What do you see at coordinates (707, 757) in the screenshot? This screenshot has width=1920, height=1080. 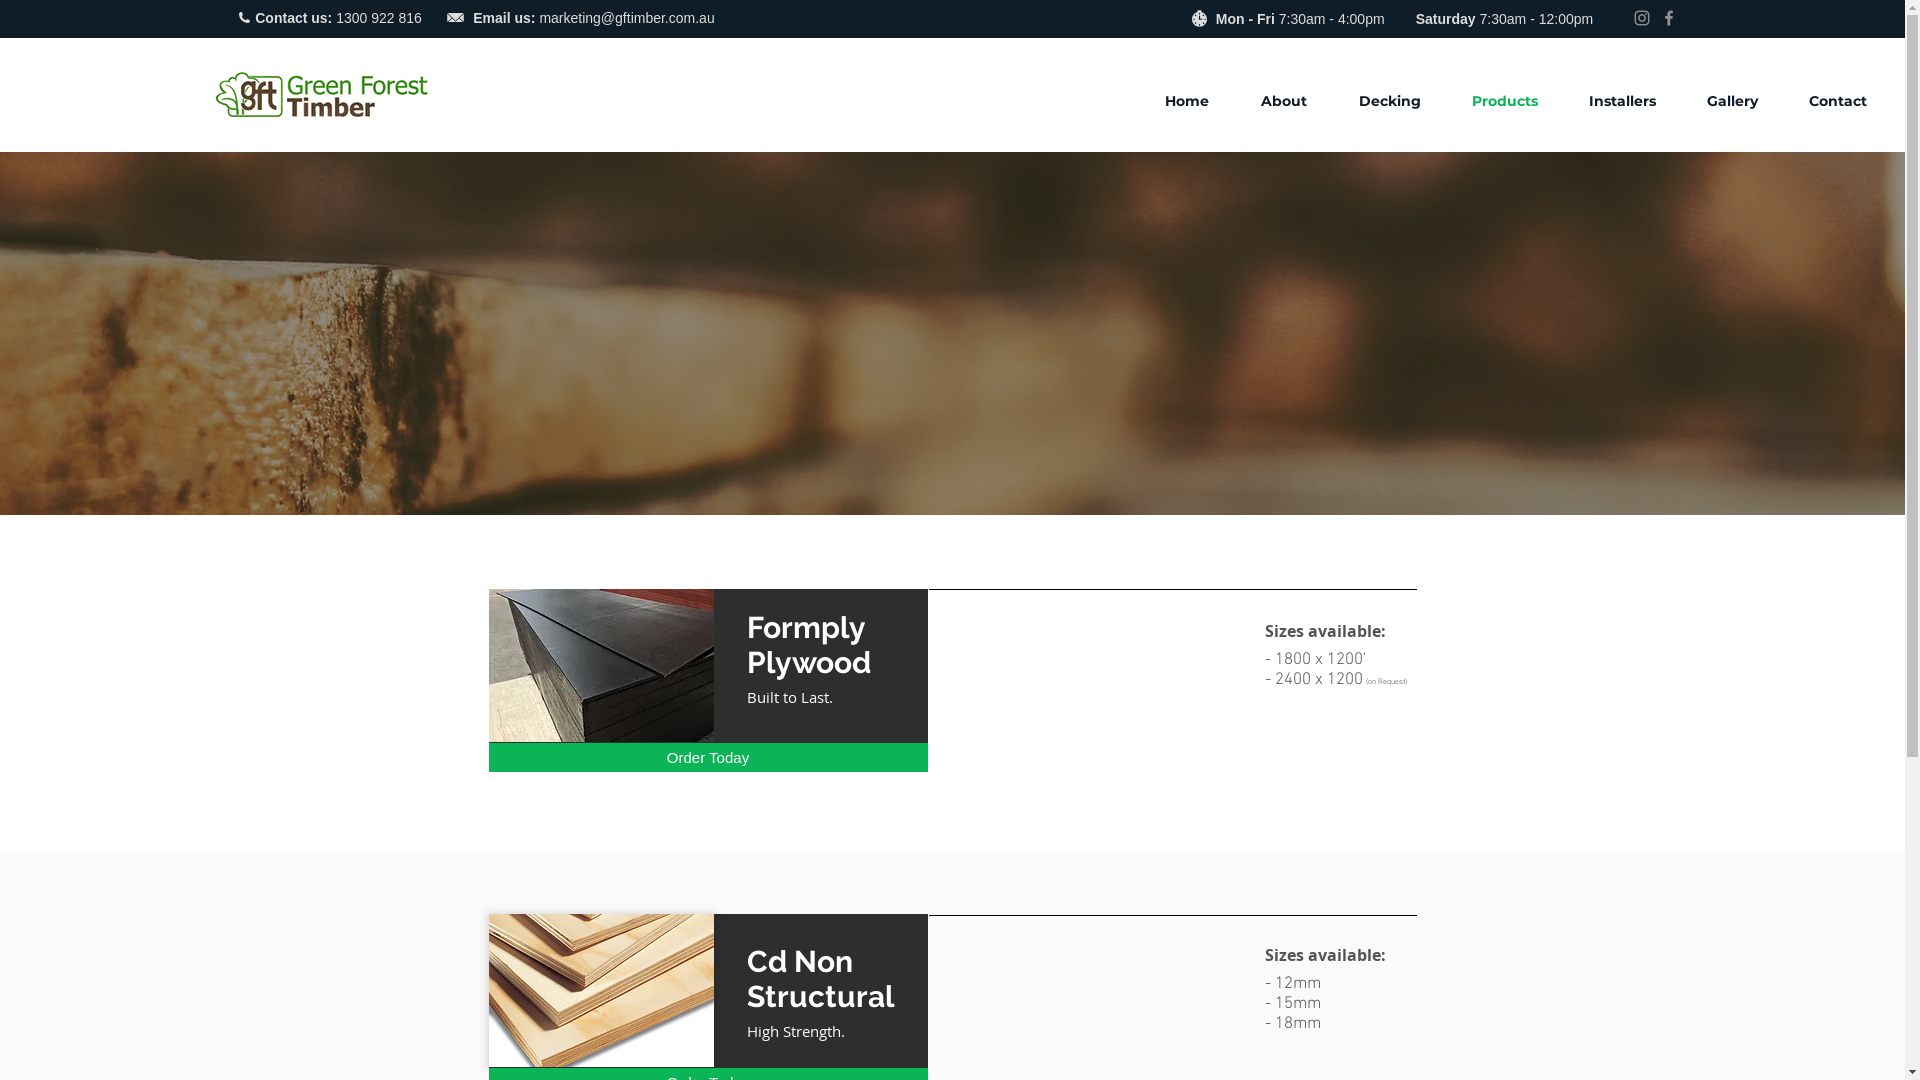 I see `'Order Today'` at bounding box center [707, 757].